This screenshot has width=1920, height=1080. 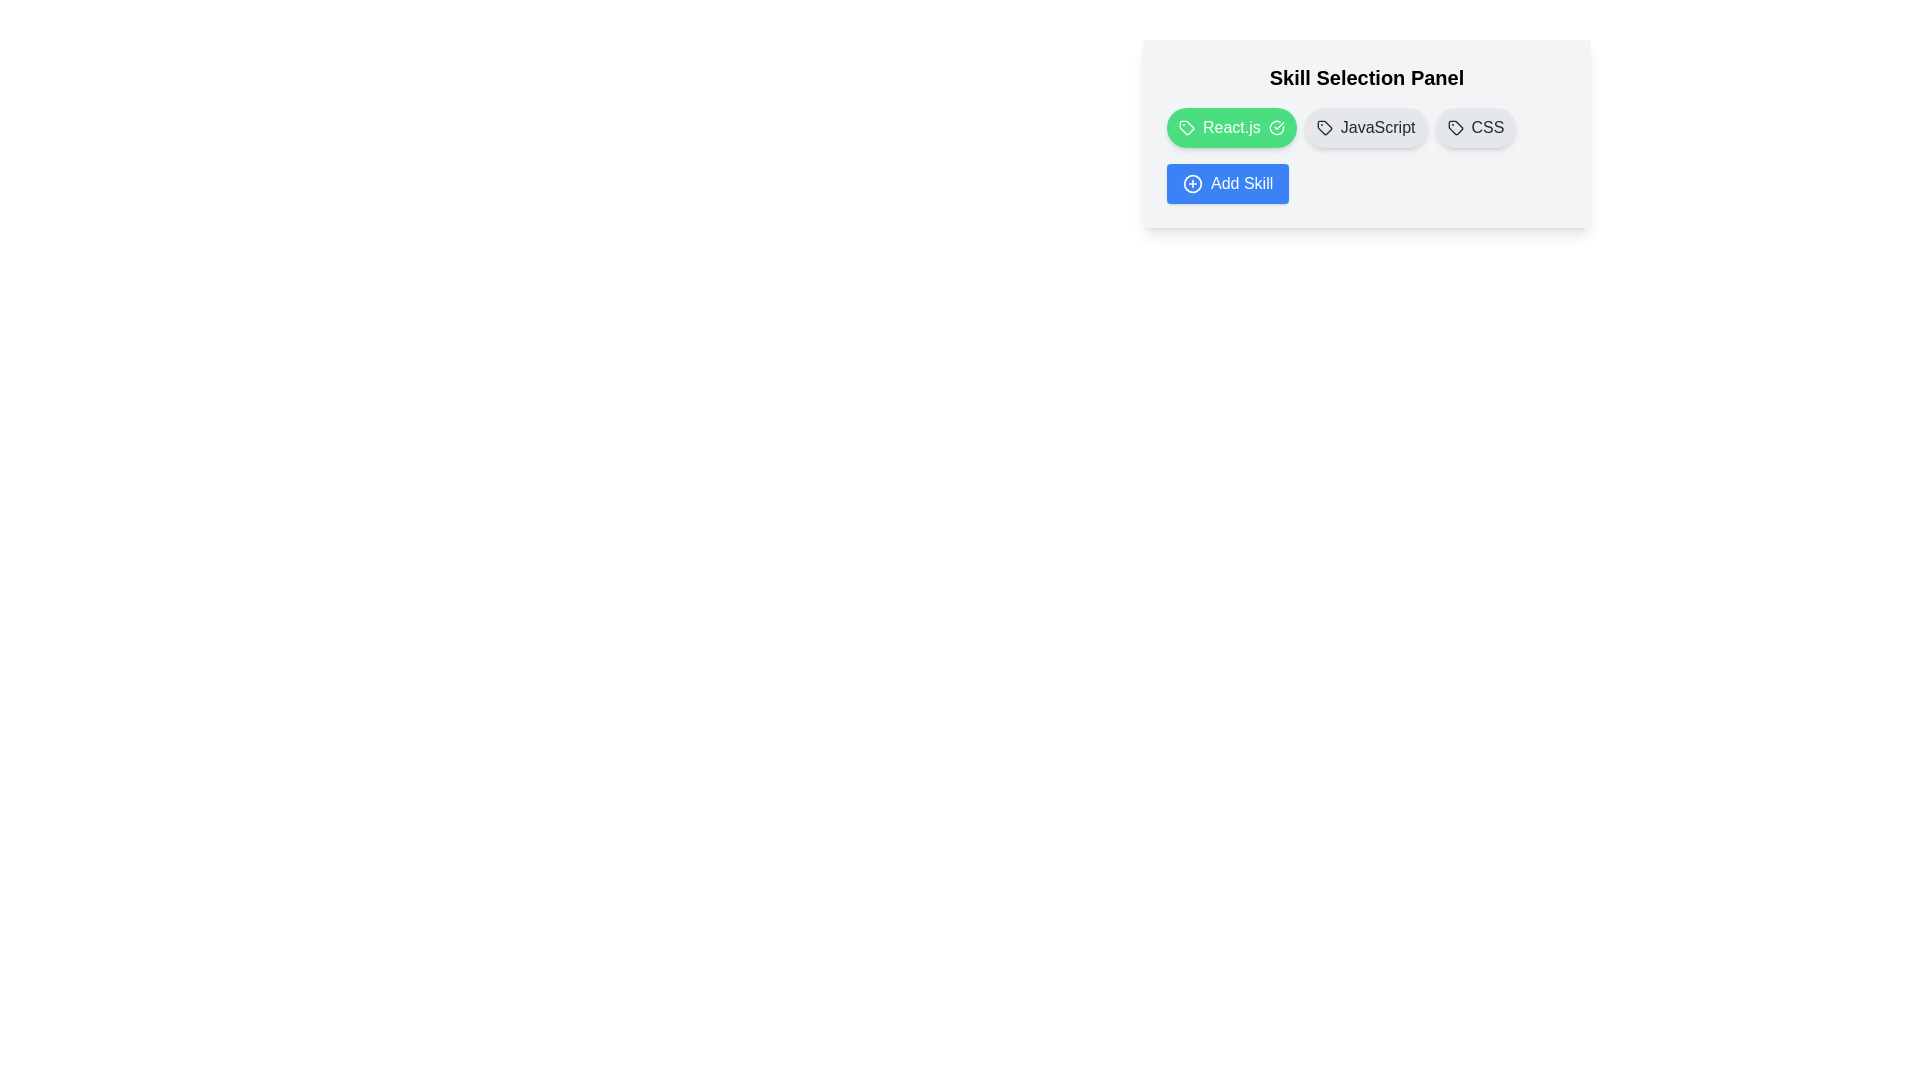 I want to click on the decorative icon located on the left side of the 'Add Skill' button, which symbolizes the action of adding a new skill, so click(x=1193, y=184).